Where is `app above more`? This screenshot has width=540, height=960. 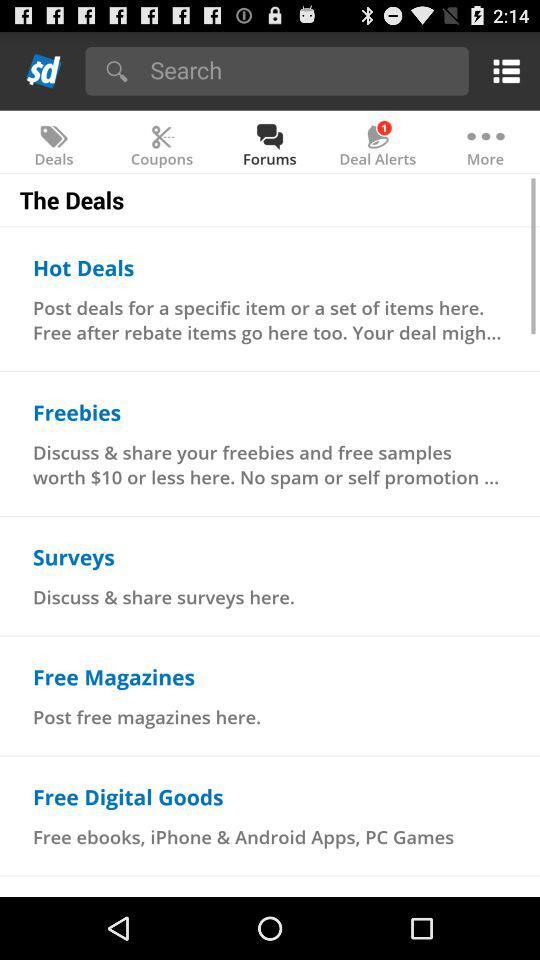
app above more is located at coordinates (502, 70).